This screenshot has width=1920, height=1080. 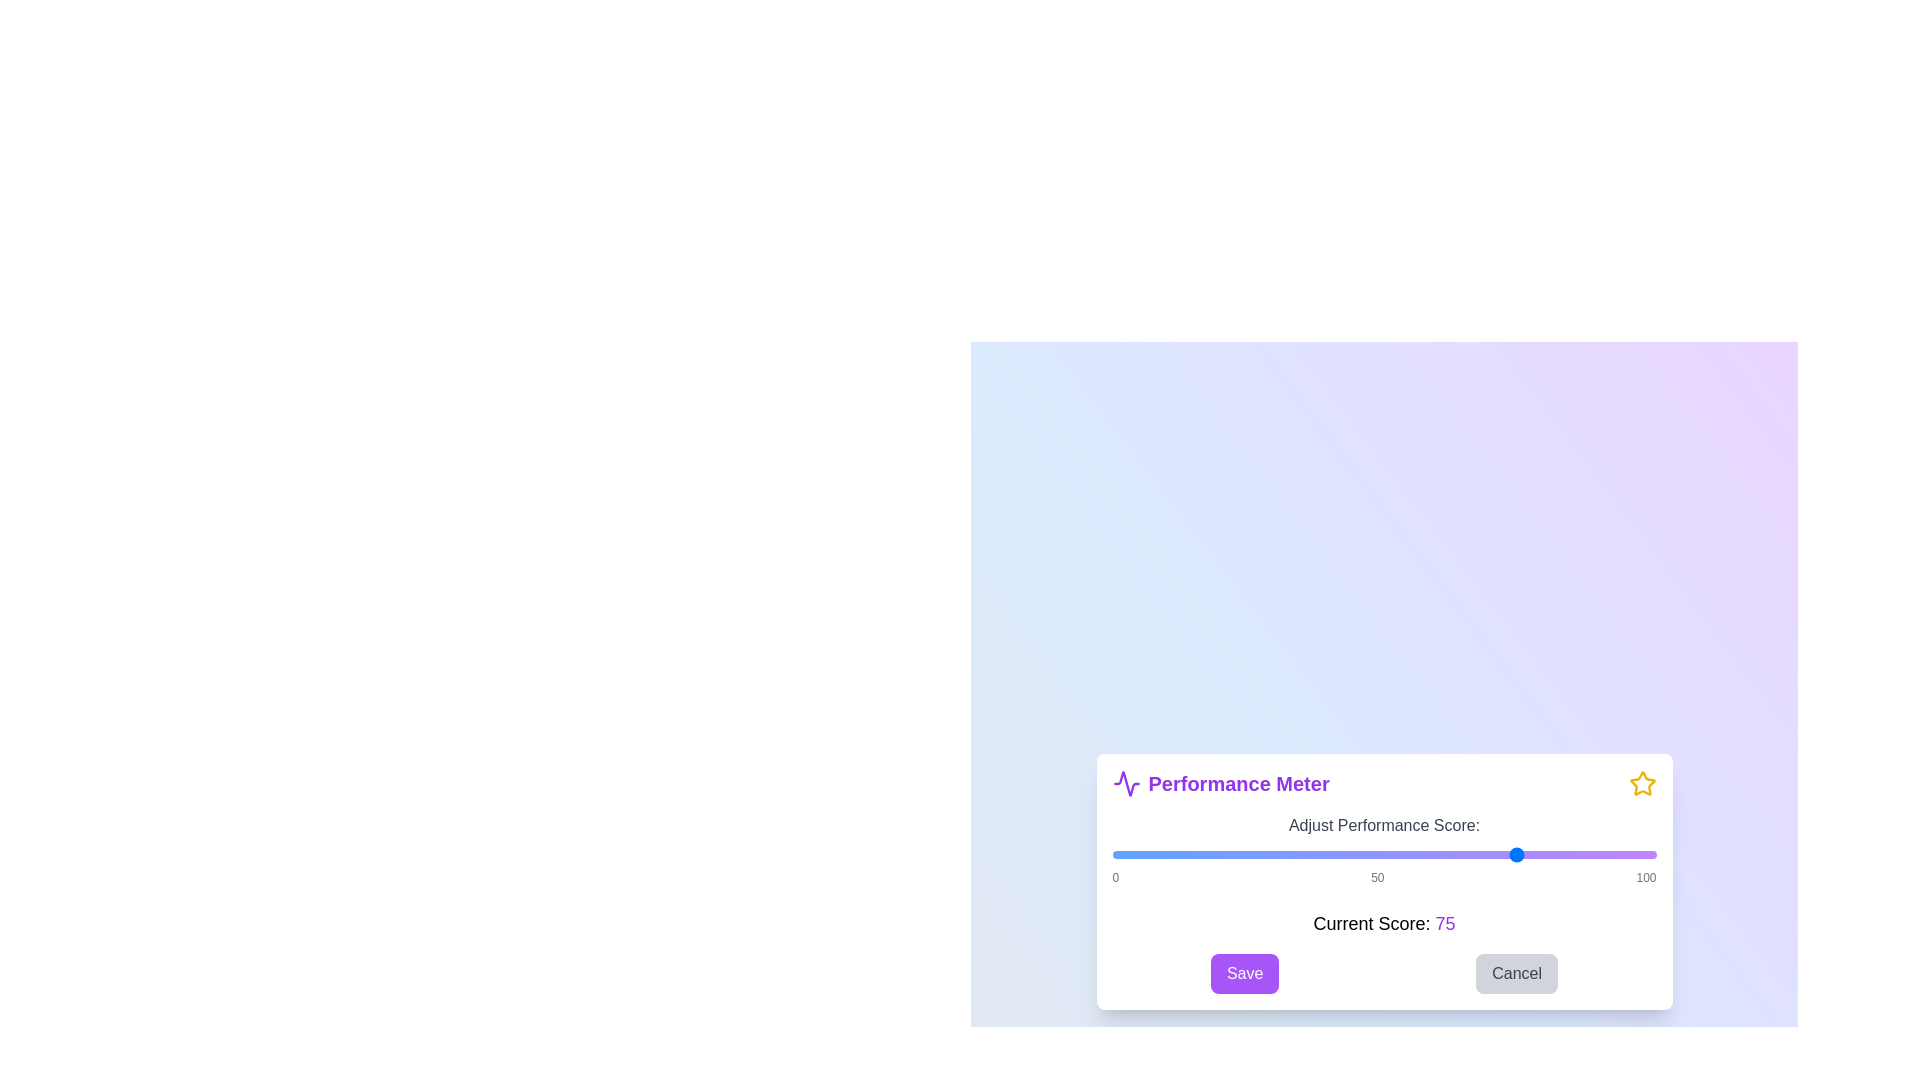 I want to click on the performance score to 87 using the slider, so click(x=1584, y=855).